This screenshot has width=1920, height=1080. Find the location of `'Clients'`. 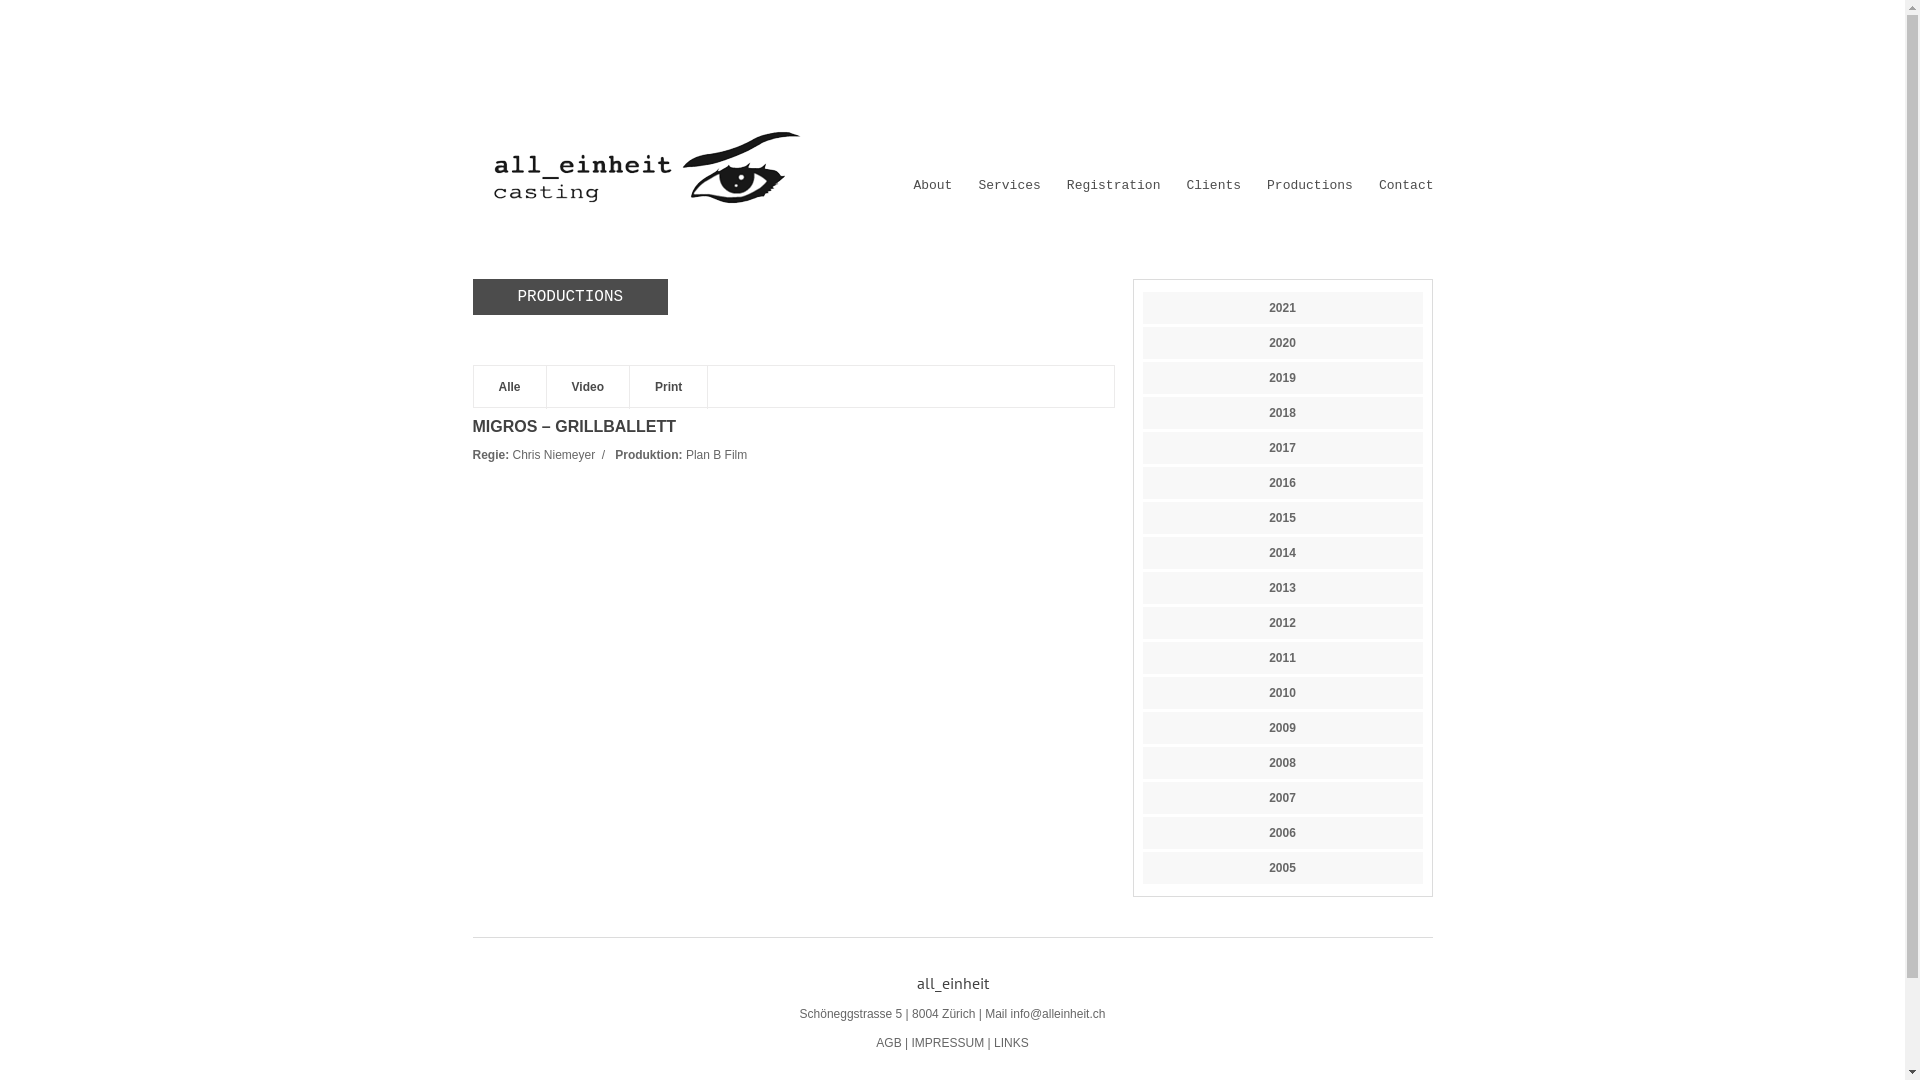

'Clients' is located at coordinates (1212, 185).